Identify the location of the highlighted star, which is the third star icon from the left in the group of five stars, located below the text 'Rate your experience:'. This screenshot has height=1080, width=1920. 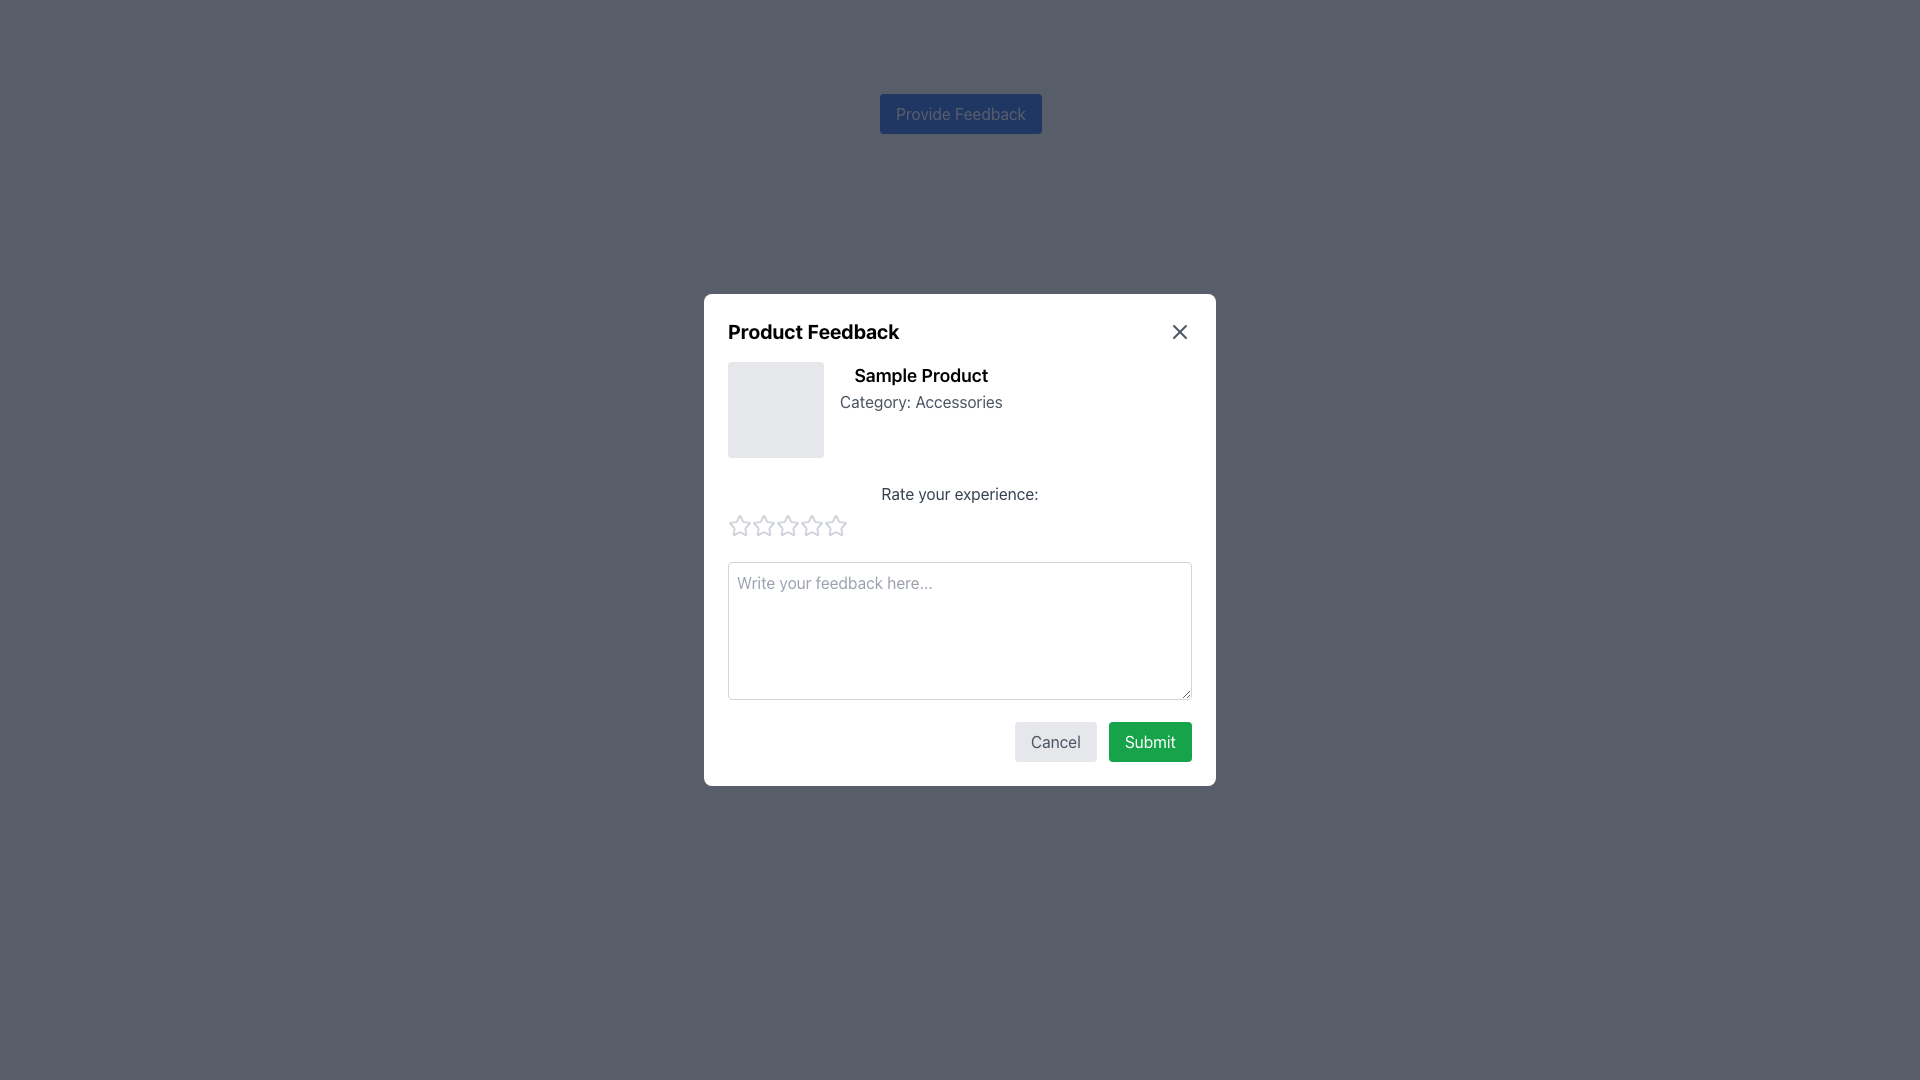
(811, 524).